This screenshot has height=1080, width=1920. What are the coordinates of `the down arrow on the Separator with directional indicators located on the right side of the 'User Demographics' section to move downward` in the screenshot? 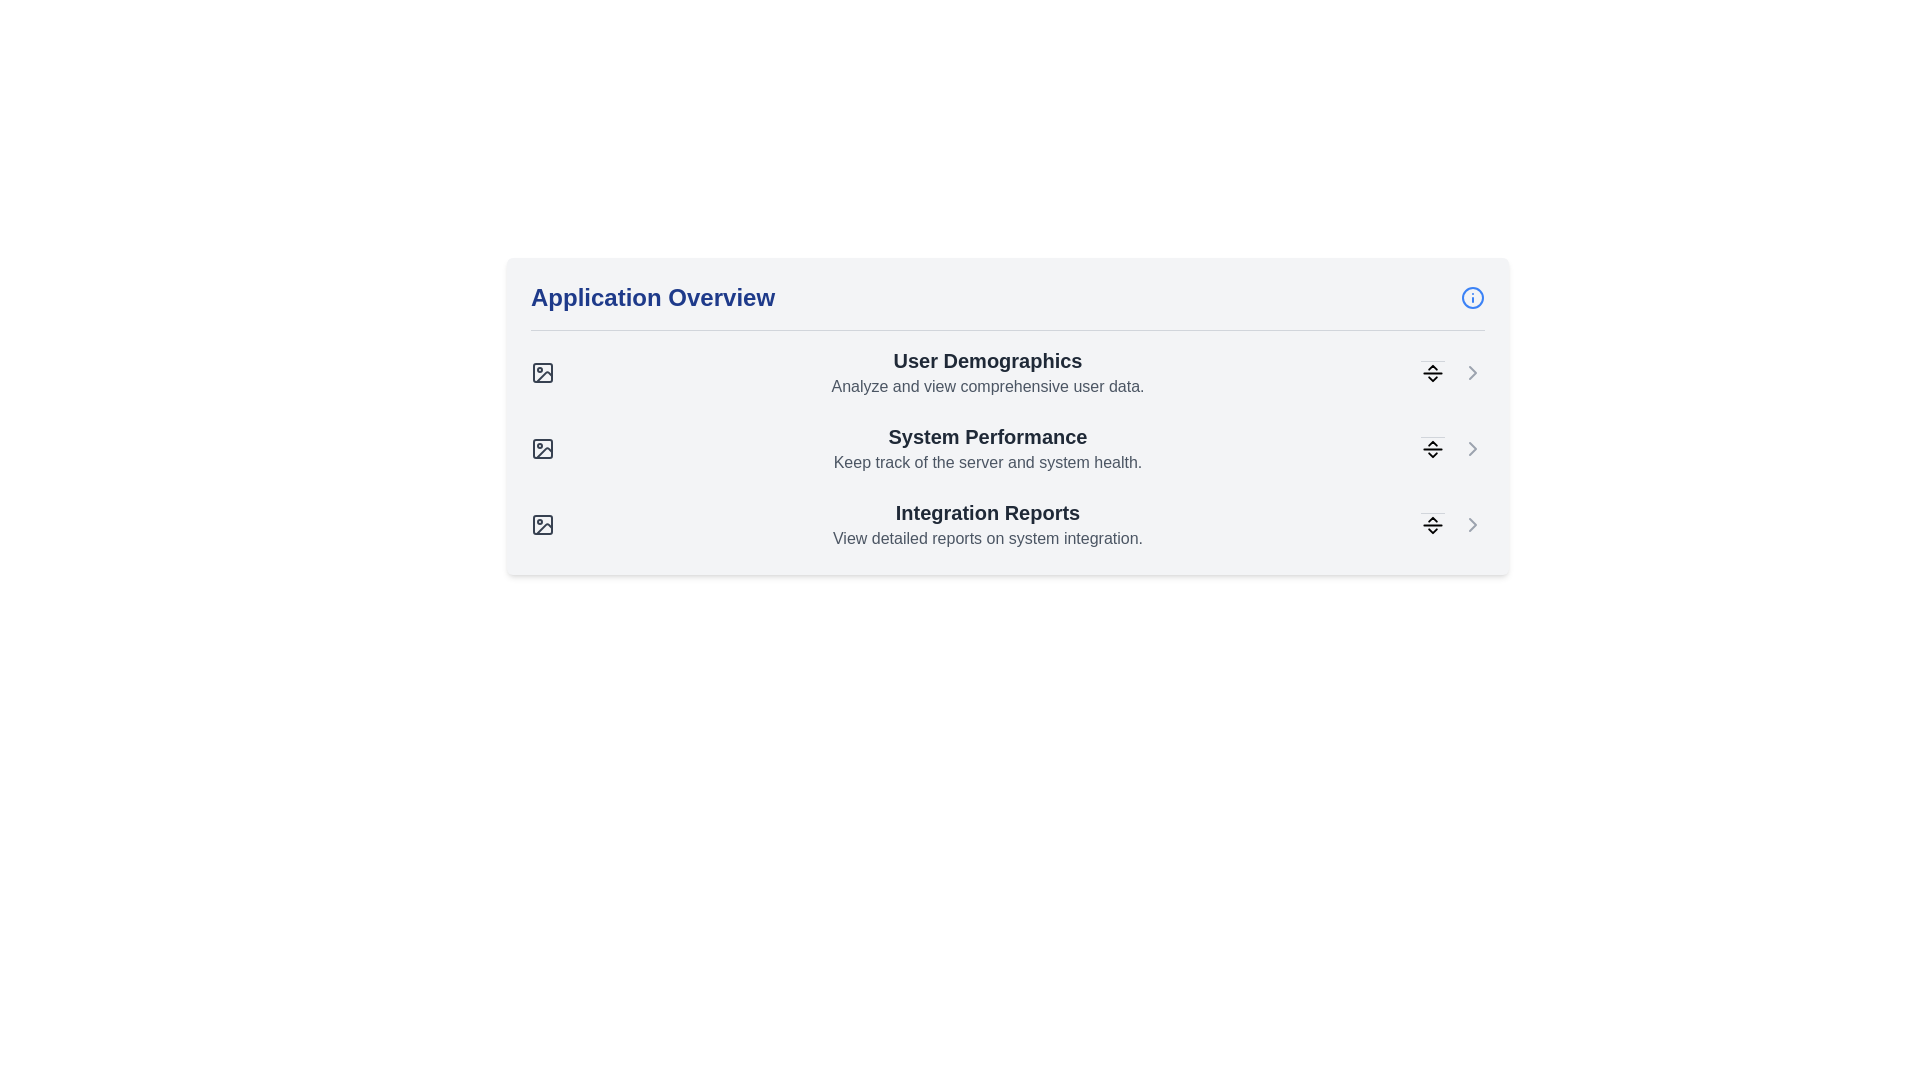 It's located at (1432, 373).